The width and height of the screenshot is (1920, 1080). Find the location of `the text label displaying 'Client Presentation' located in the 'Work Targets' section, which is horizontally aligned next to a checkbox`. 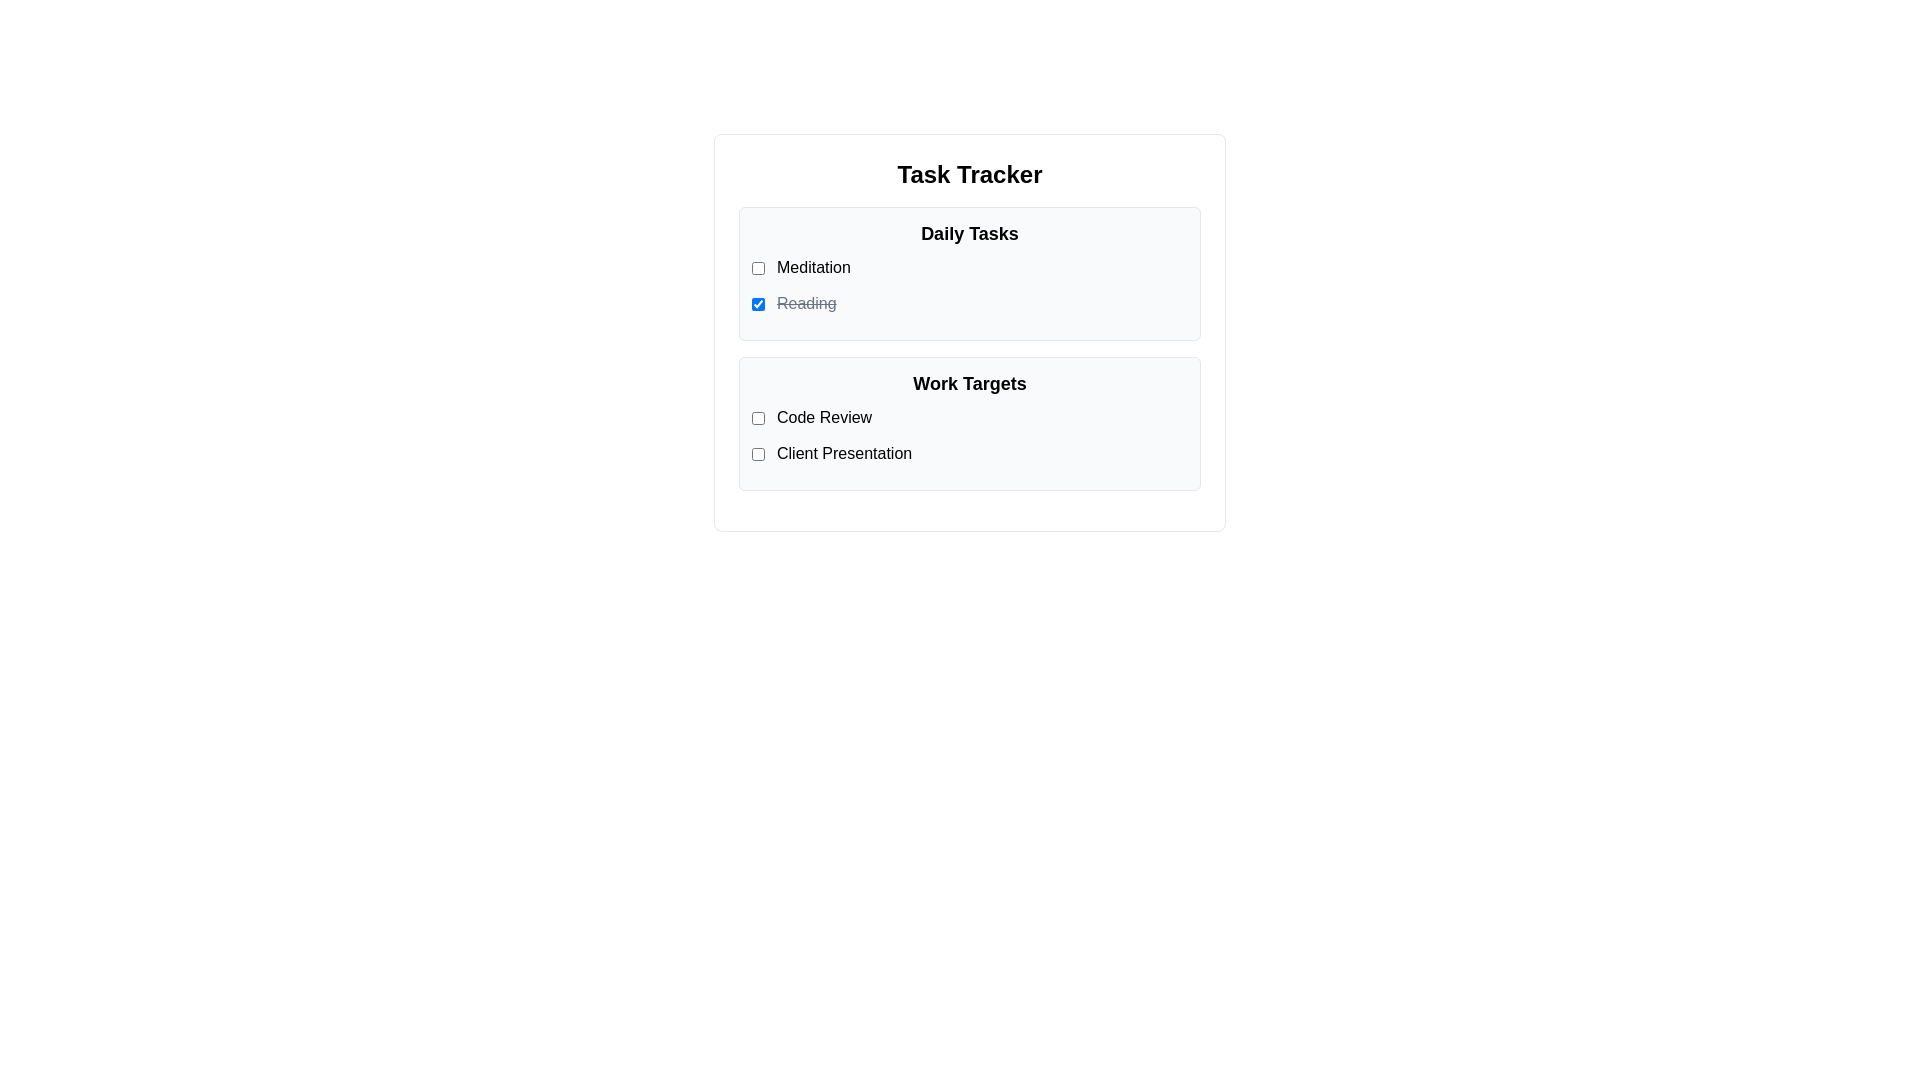

the text label displaying 'Client Presentation' located in the 'Work Targets' section, which is horizontally aligned next to a checkbox is located at coordinates (844, 454).